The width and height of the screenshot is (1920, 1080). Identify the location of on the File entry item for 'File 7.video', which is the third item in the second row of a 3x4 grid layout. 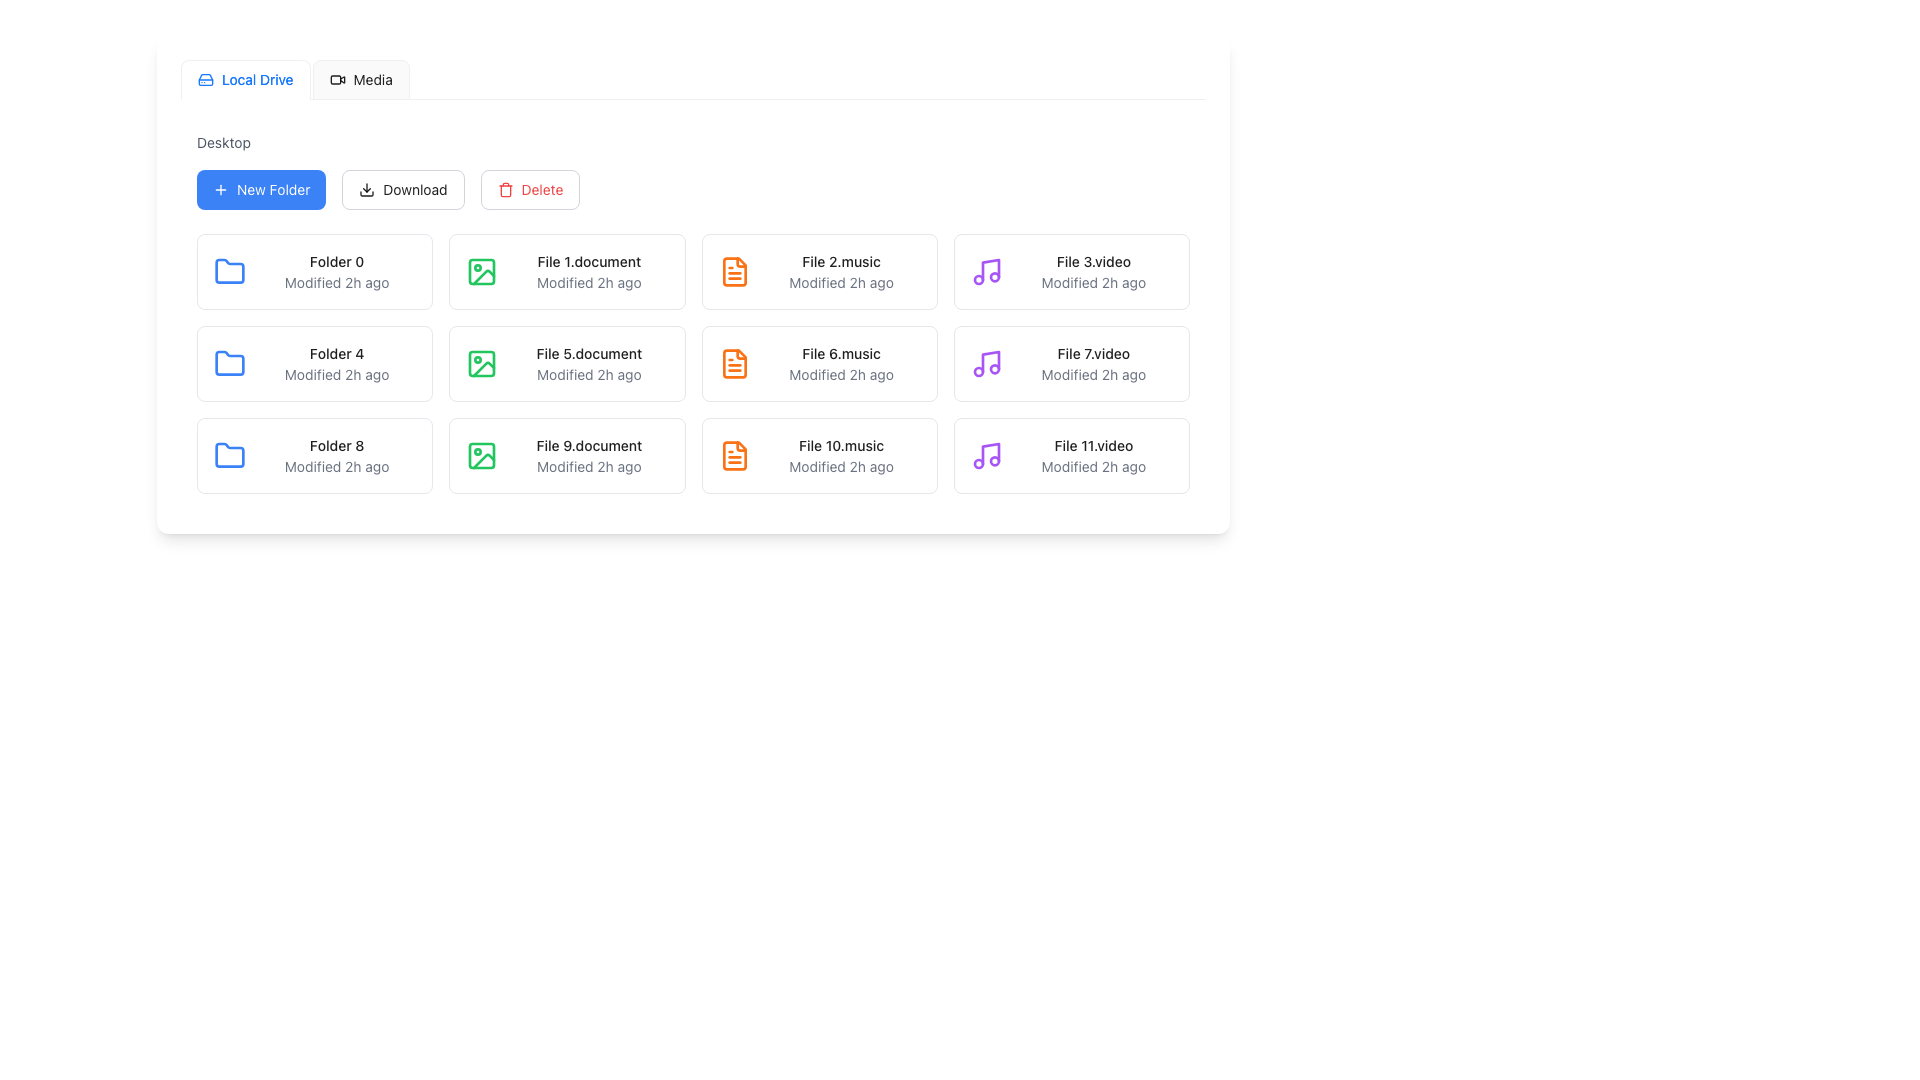
(1070, 363).